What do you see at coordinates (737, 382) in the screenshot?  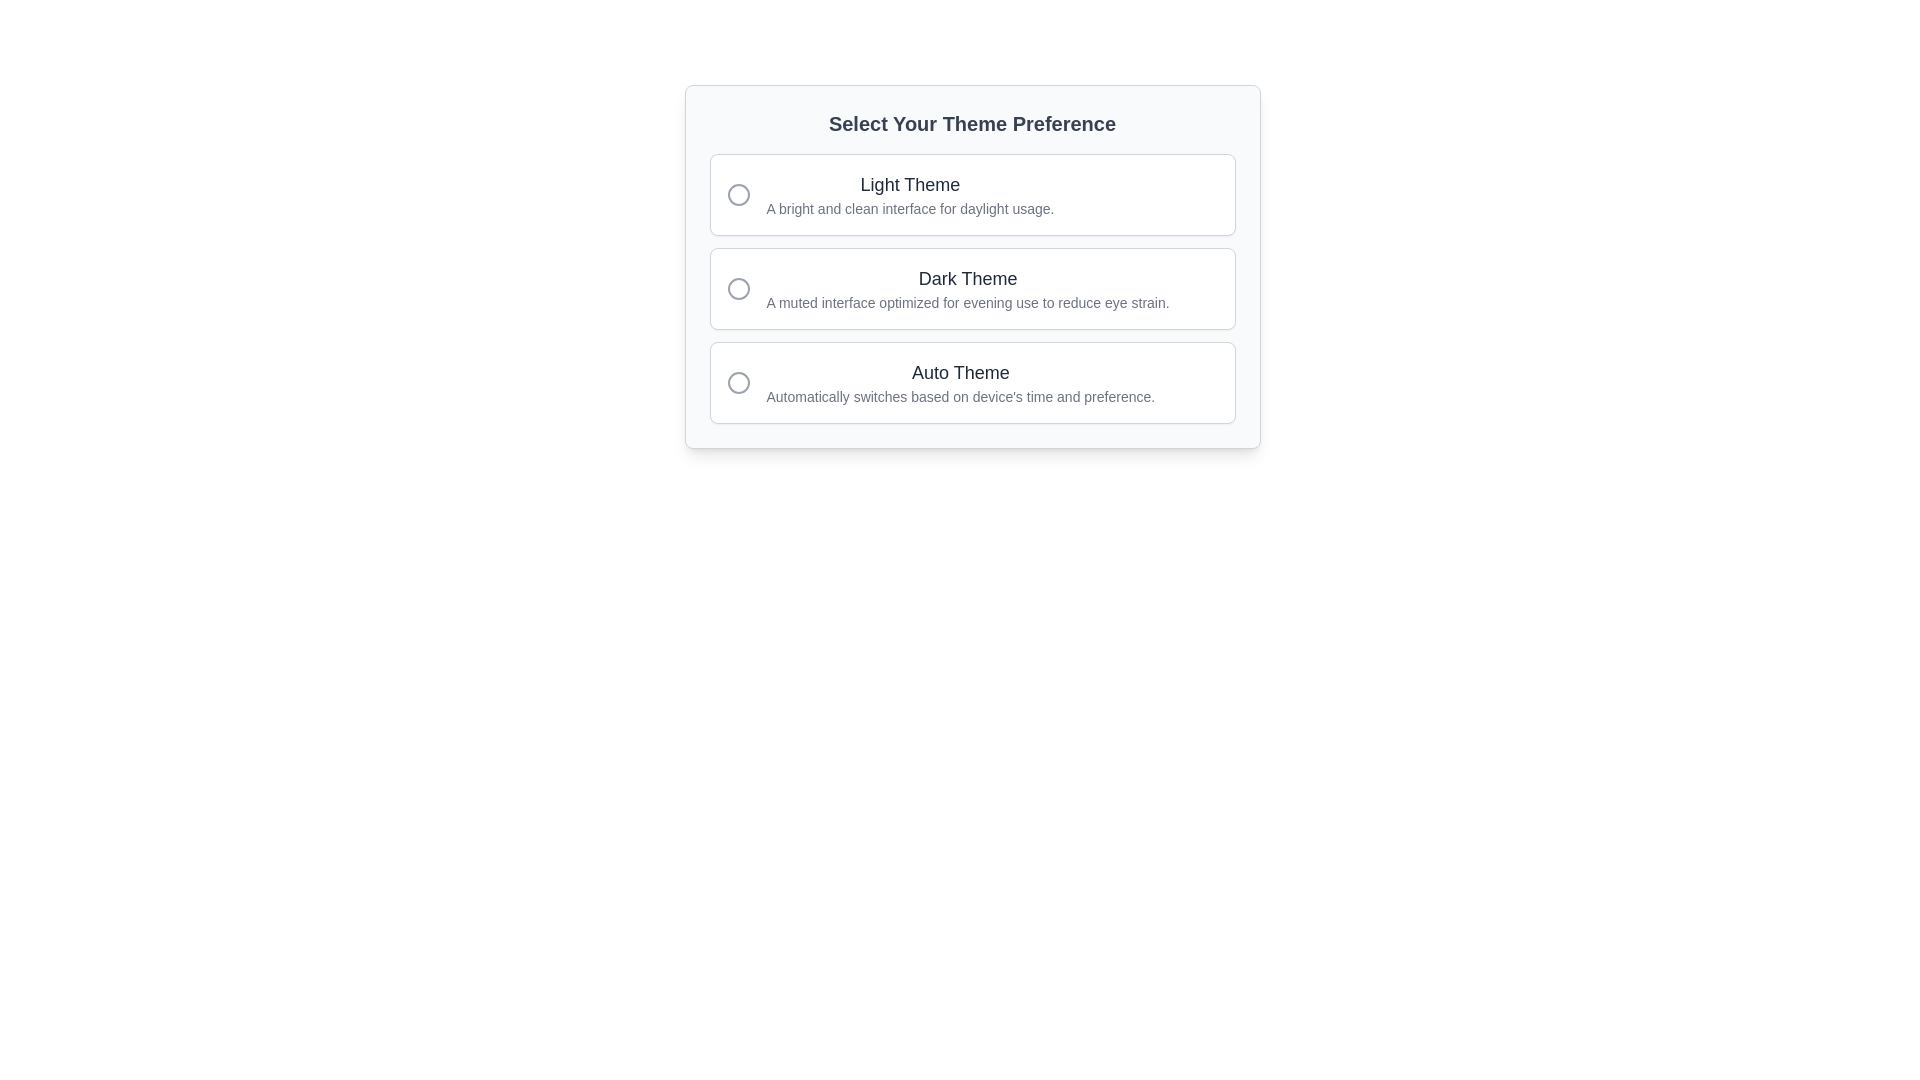 I see `the circular Radio Icon located to the left of the 'Auto Theme' option` at bounding box center [737, 382].